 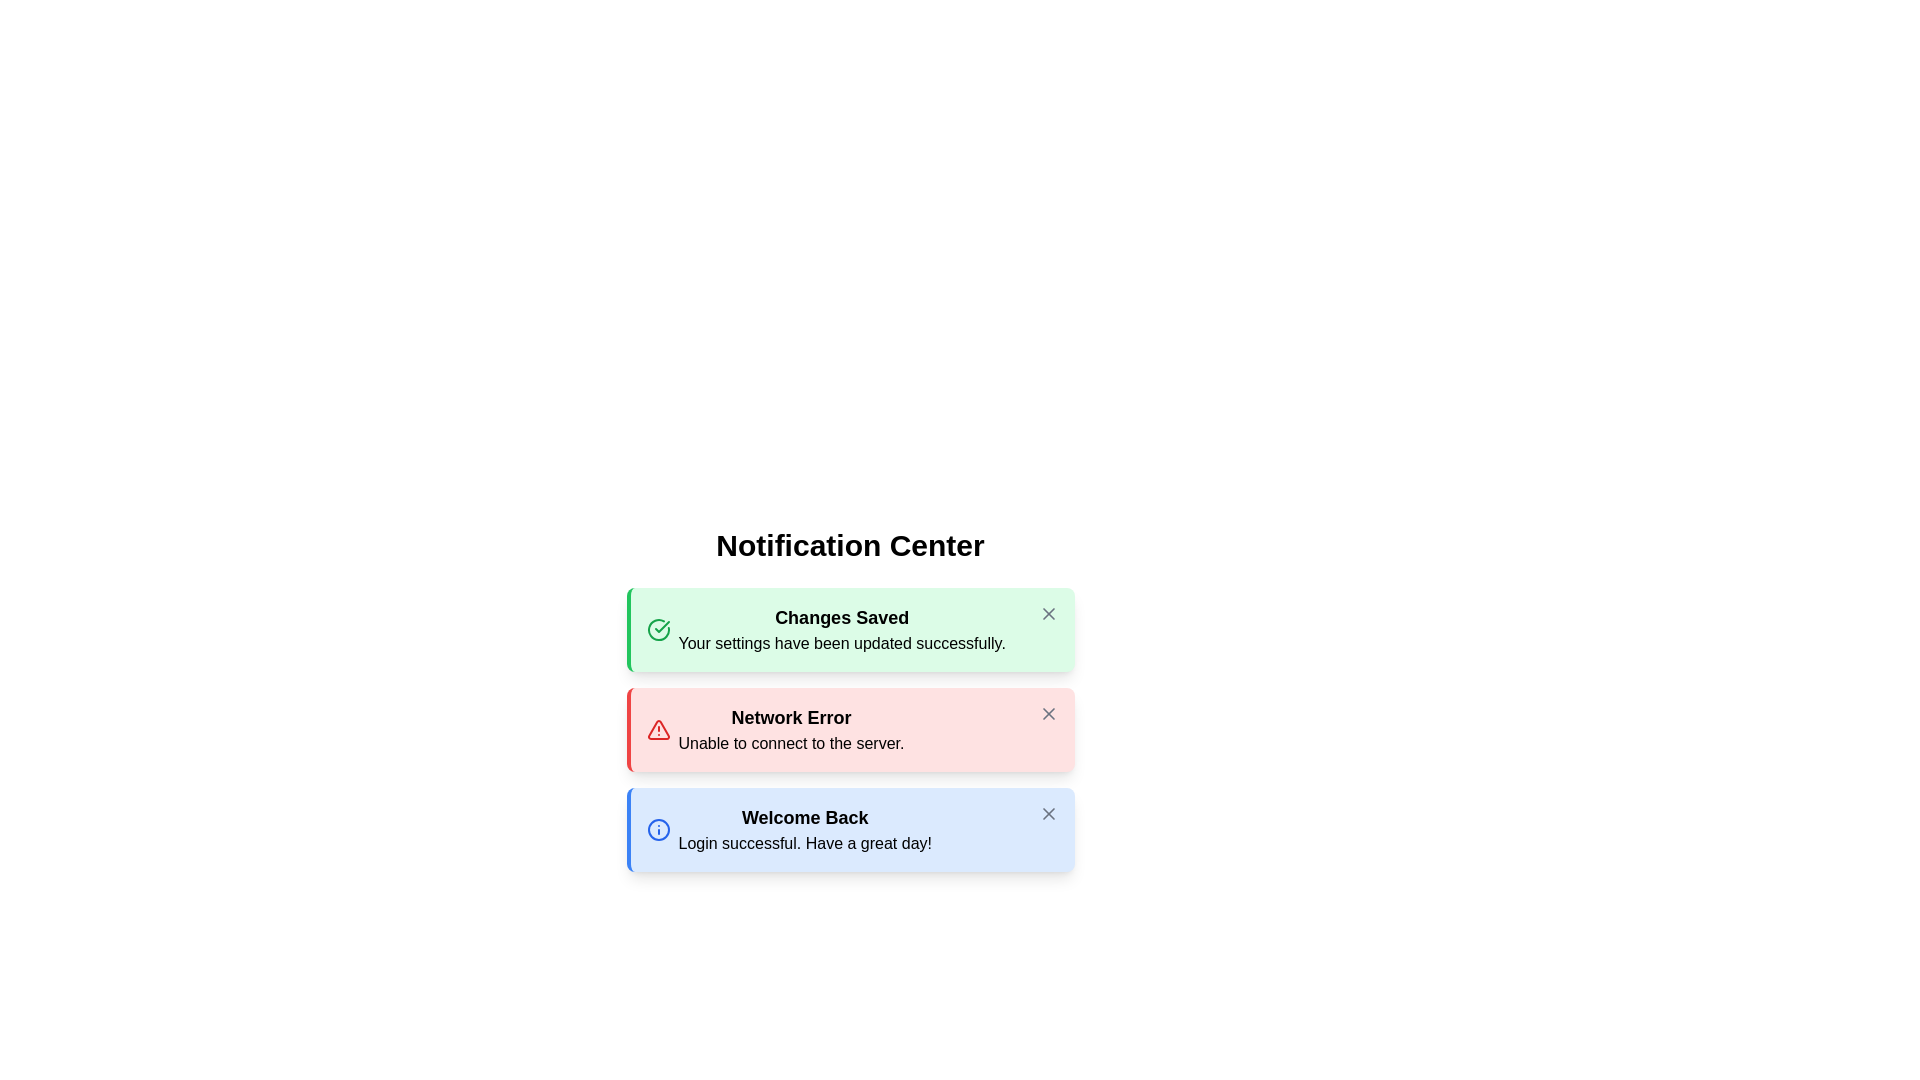 What do you see at coordinates (850, 628) in the screenshot?
I see `the first notification message box in the Notification Center` at bounding box center [850, 628].